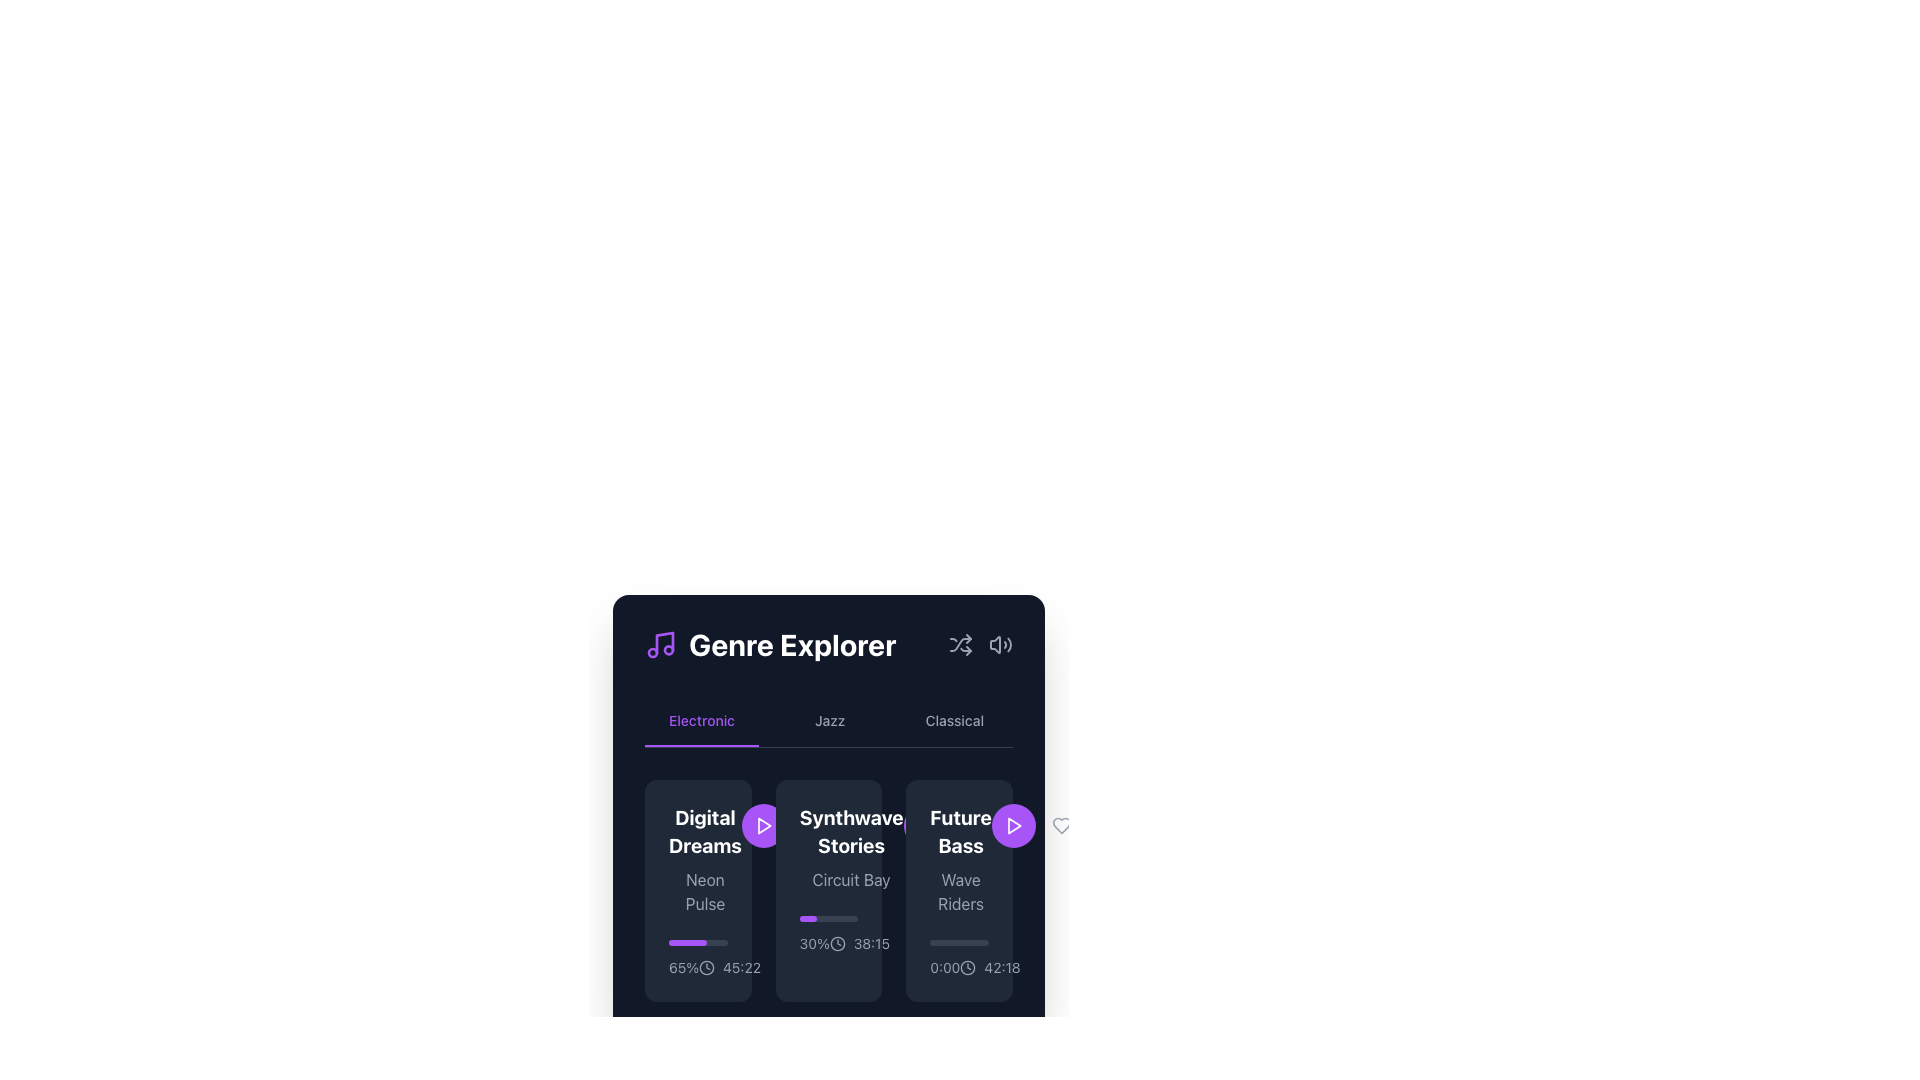 The image size is (1920, 1080). I want to click on the time value displayed in the progress indicator located within the 'Digital Dreams' card, below the progress bar and percentage value, so click(698, 958).